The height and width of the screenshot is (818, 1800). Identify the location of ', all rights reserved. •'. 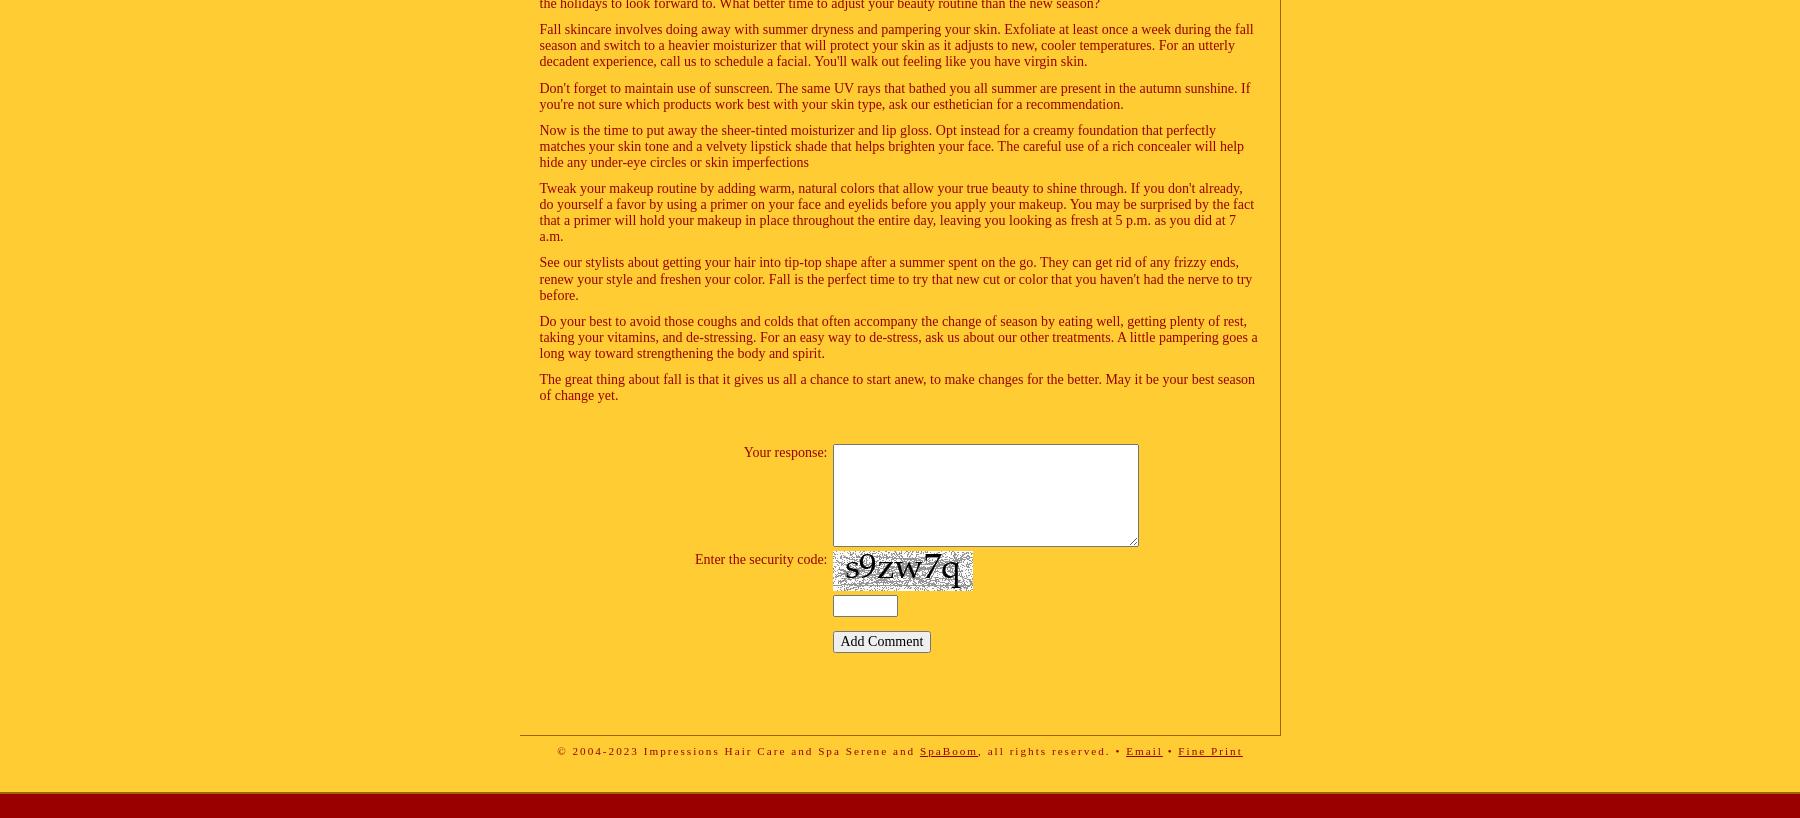
(1051, 749).